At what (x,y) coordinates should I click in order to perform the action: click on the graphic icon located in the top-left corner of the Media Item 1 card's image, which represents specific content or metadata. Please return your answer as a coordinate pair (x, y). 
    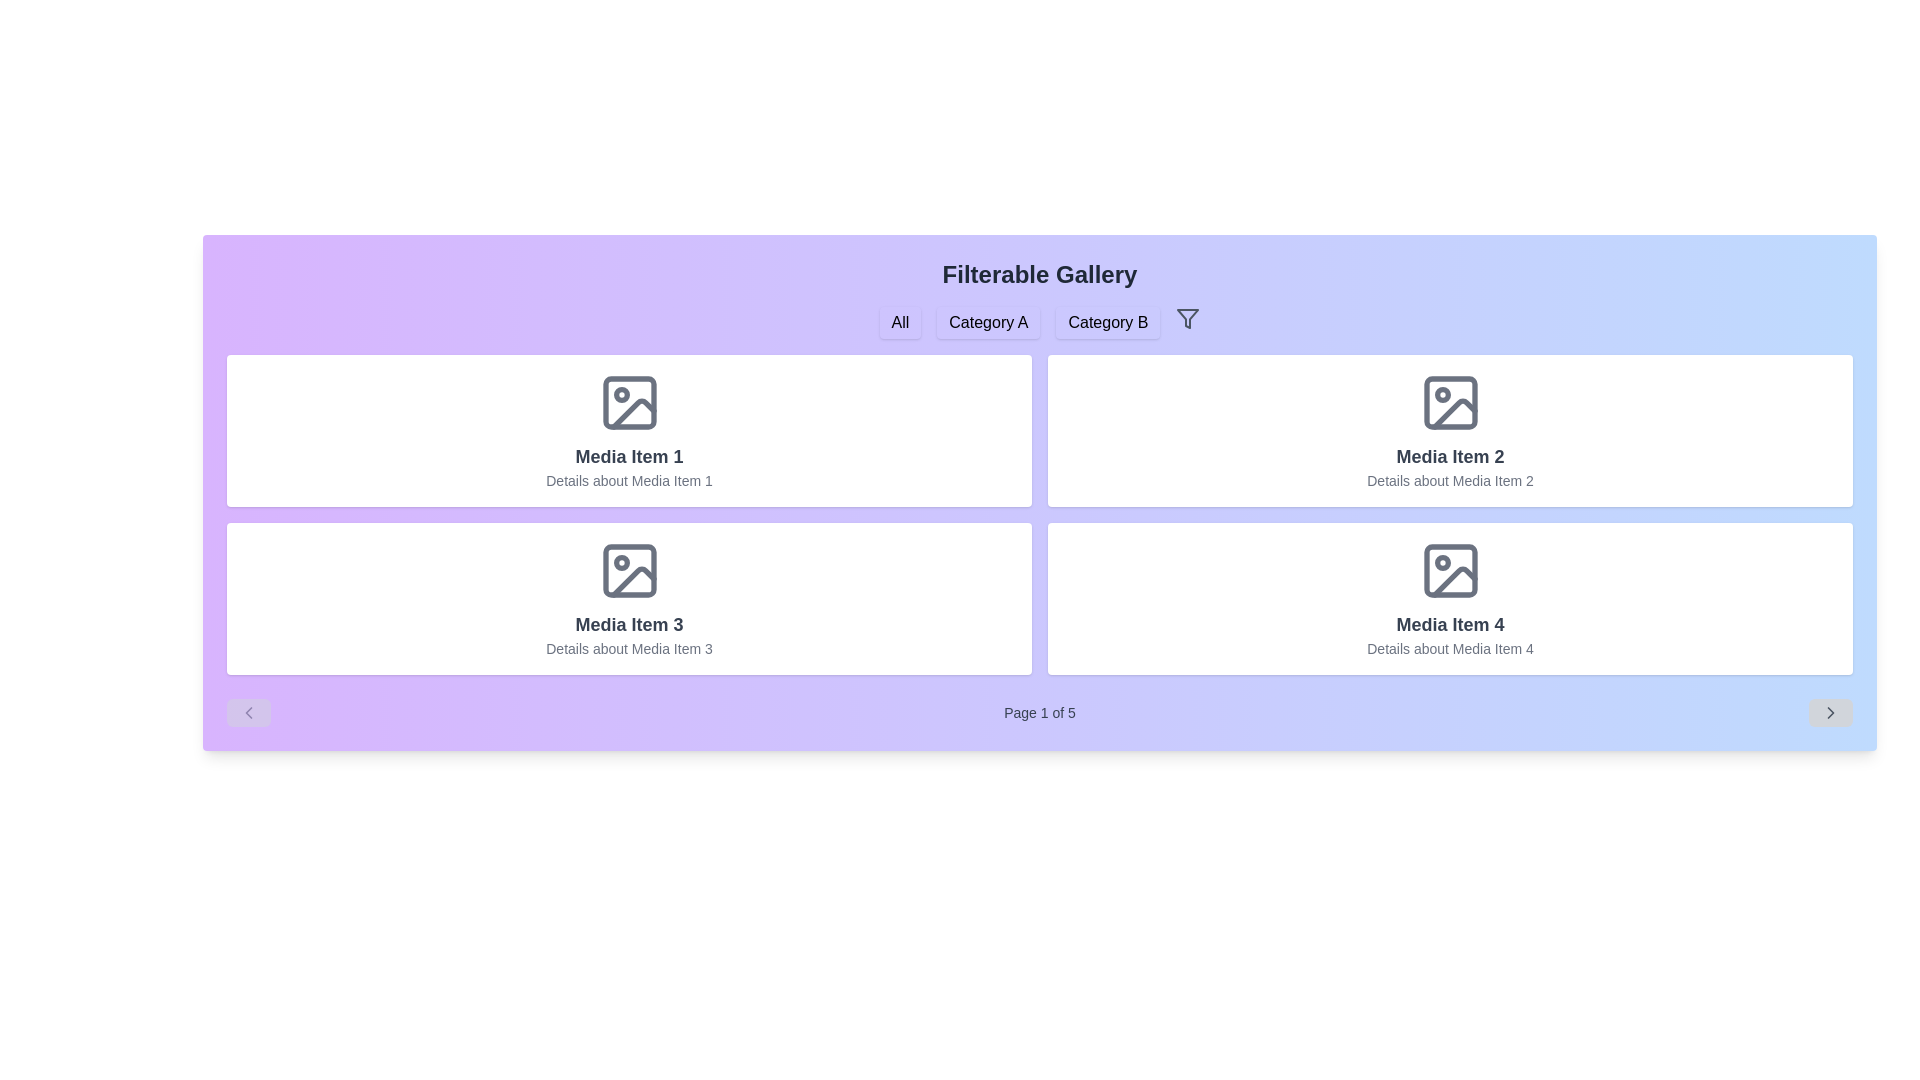
    Looking at the image, I should click on (632, 413).